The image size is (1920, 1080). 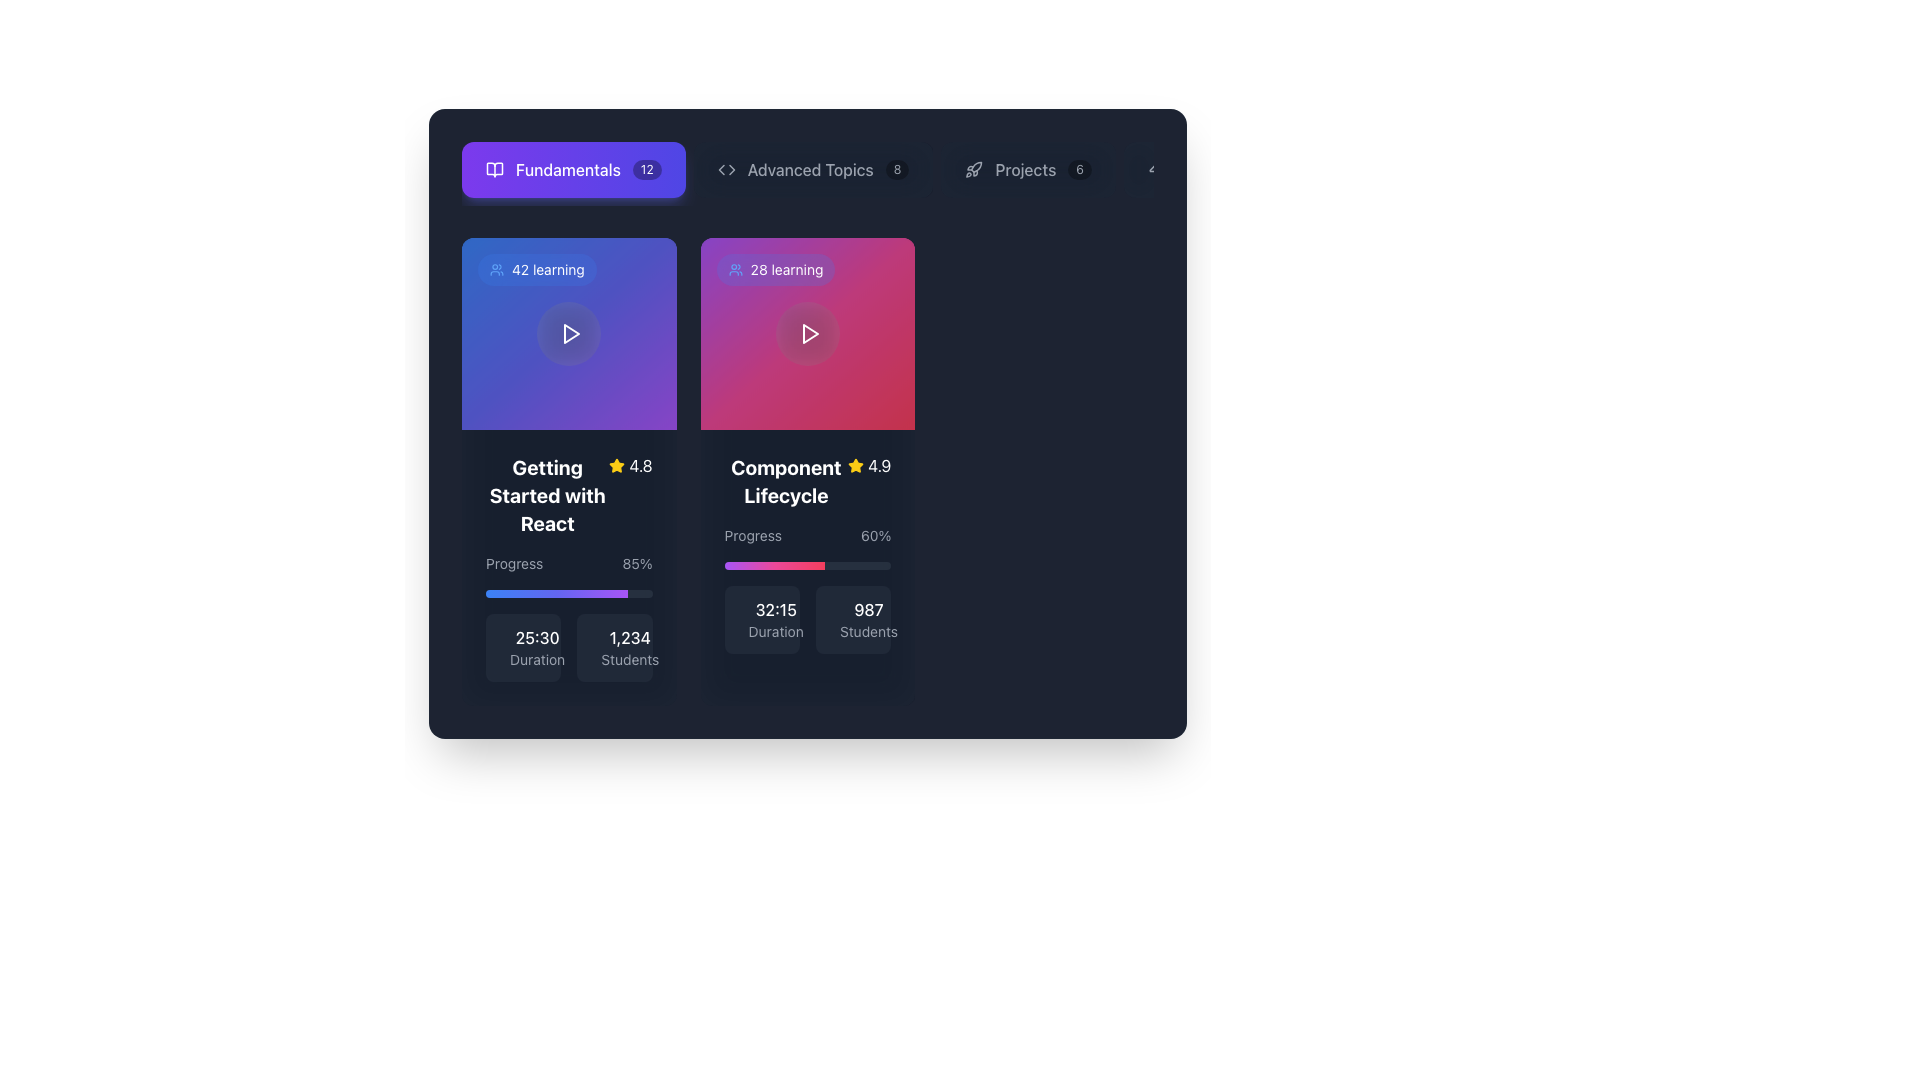 I want to click on the 'Projects' button, which is the third item in the horizontal menu bar, so click(x=1028, y=168).